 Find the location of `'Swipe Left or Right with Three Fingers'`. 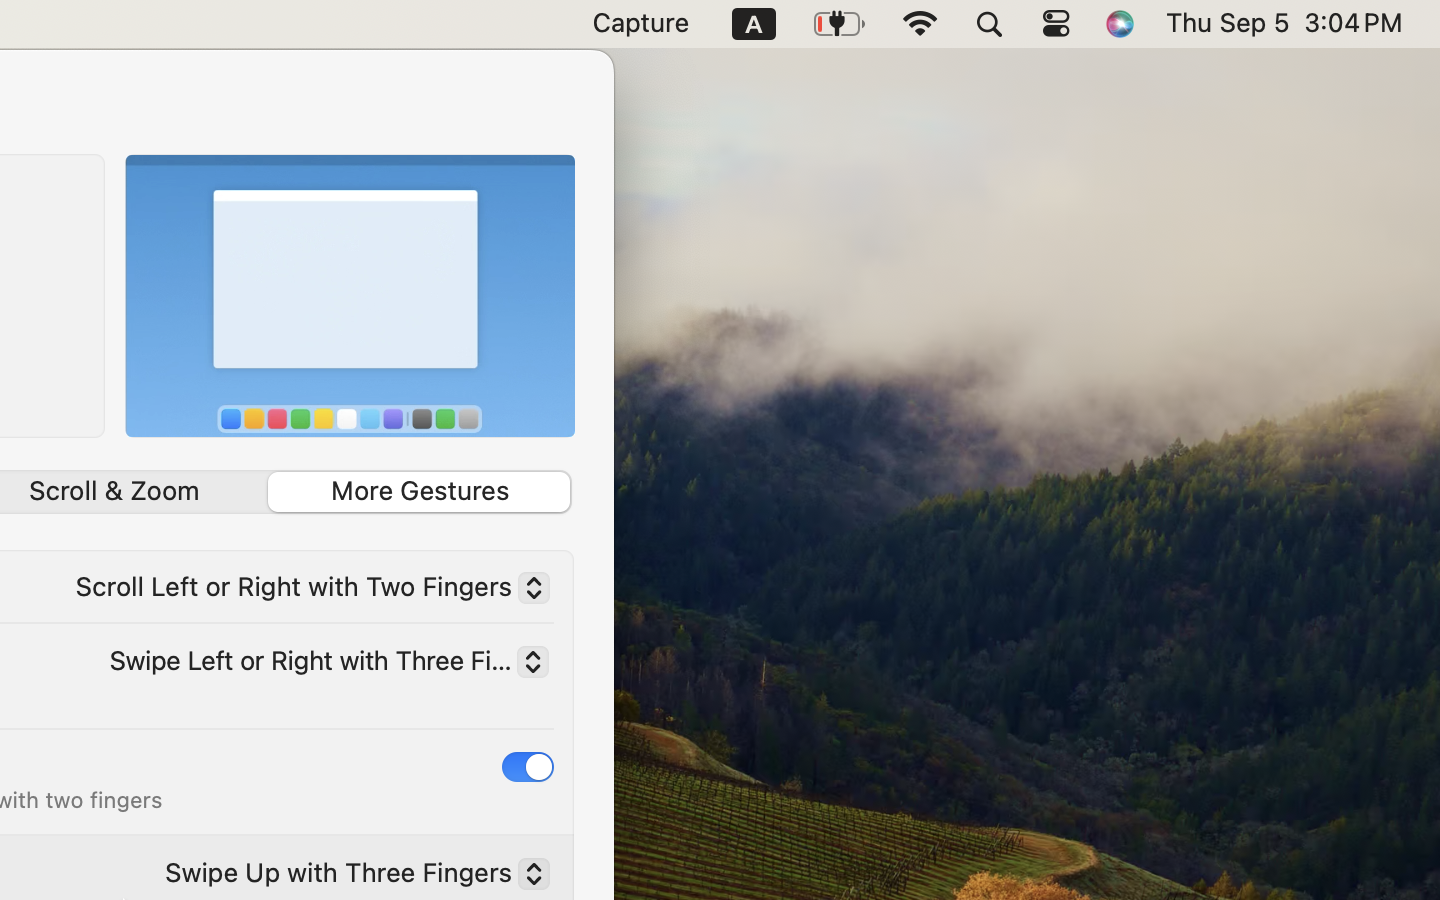

'Swipe Left or Right with Three Fingers' is located at coordinates (321, 665).